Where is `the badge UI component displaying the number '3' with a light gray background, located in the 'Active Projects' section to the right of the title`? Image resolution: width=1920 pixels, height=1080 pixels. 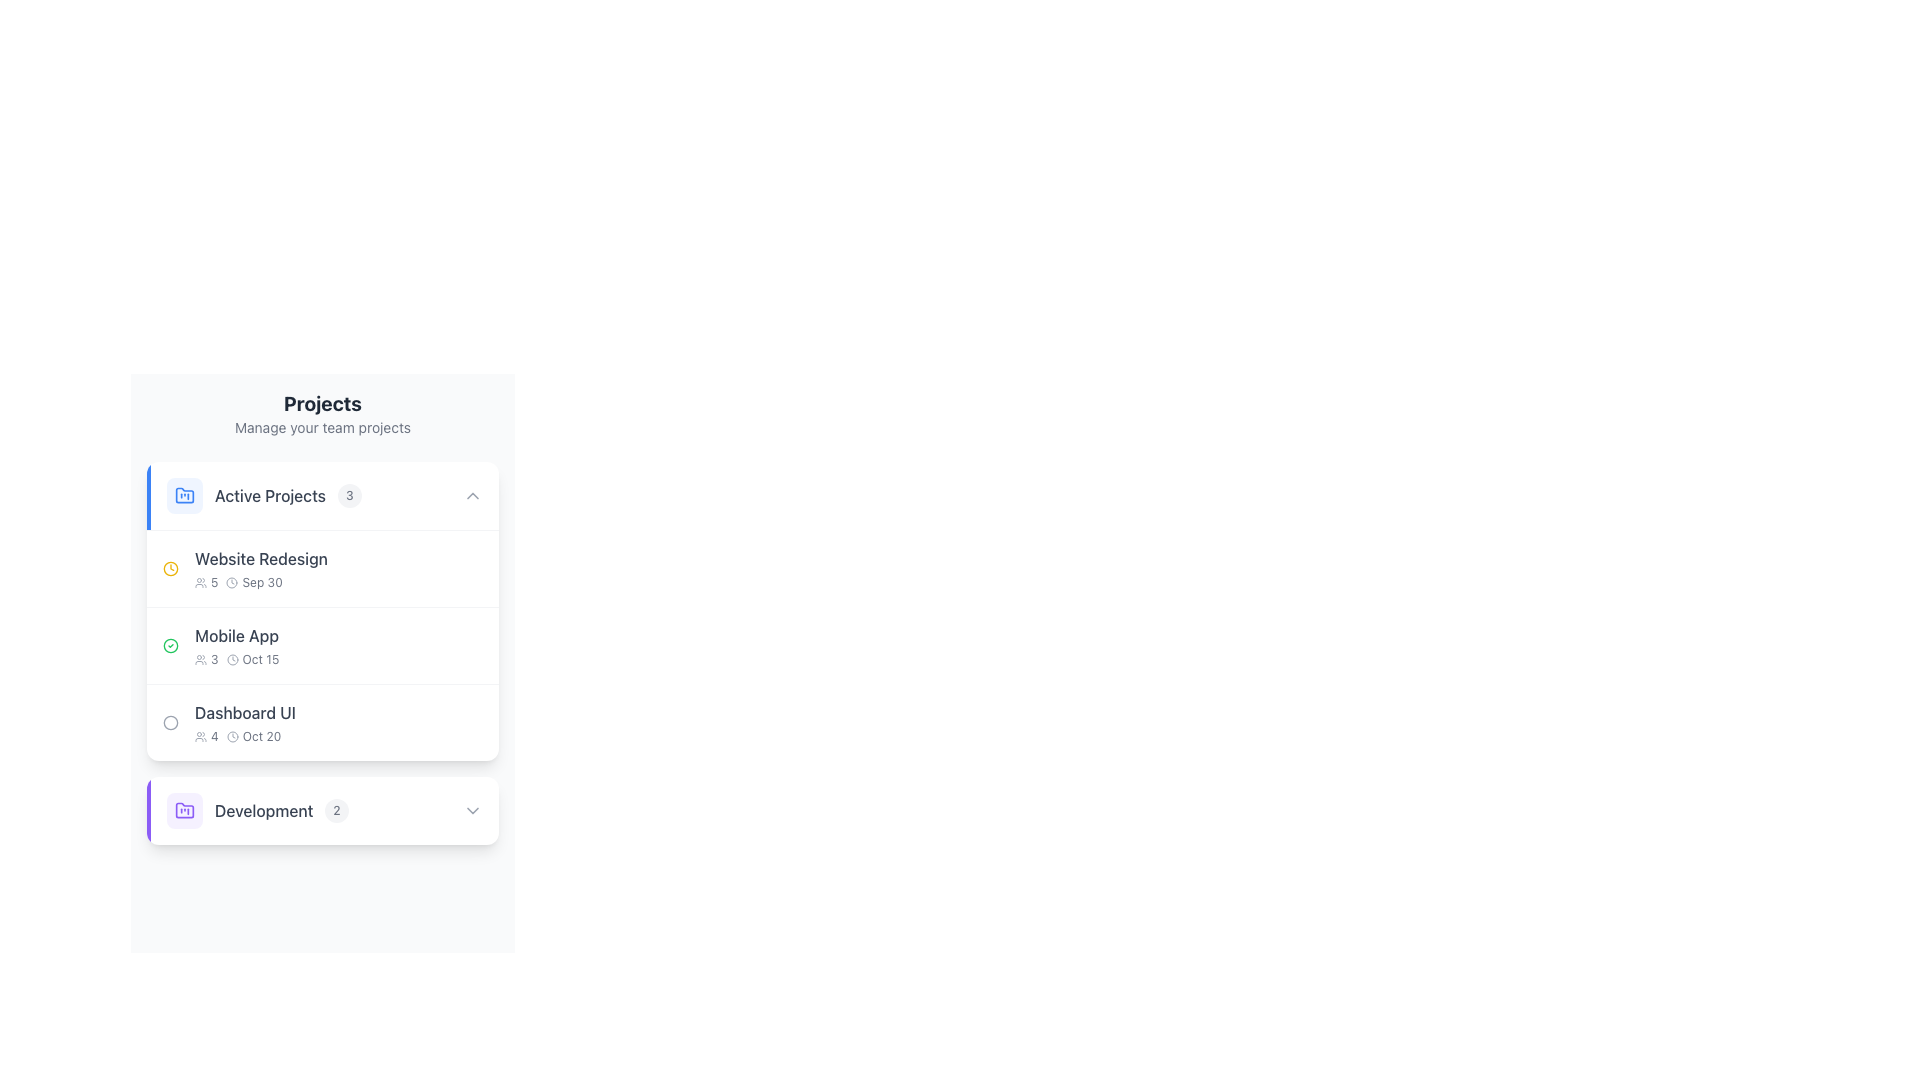 the badge UI component displaying the number '3' with a light gray background, located in the 'Active Projects' section to the right of the title is located at coordinates (349, 495).